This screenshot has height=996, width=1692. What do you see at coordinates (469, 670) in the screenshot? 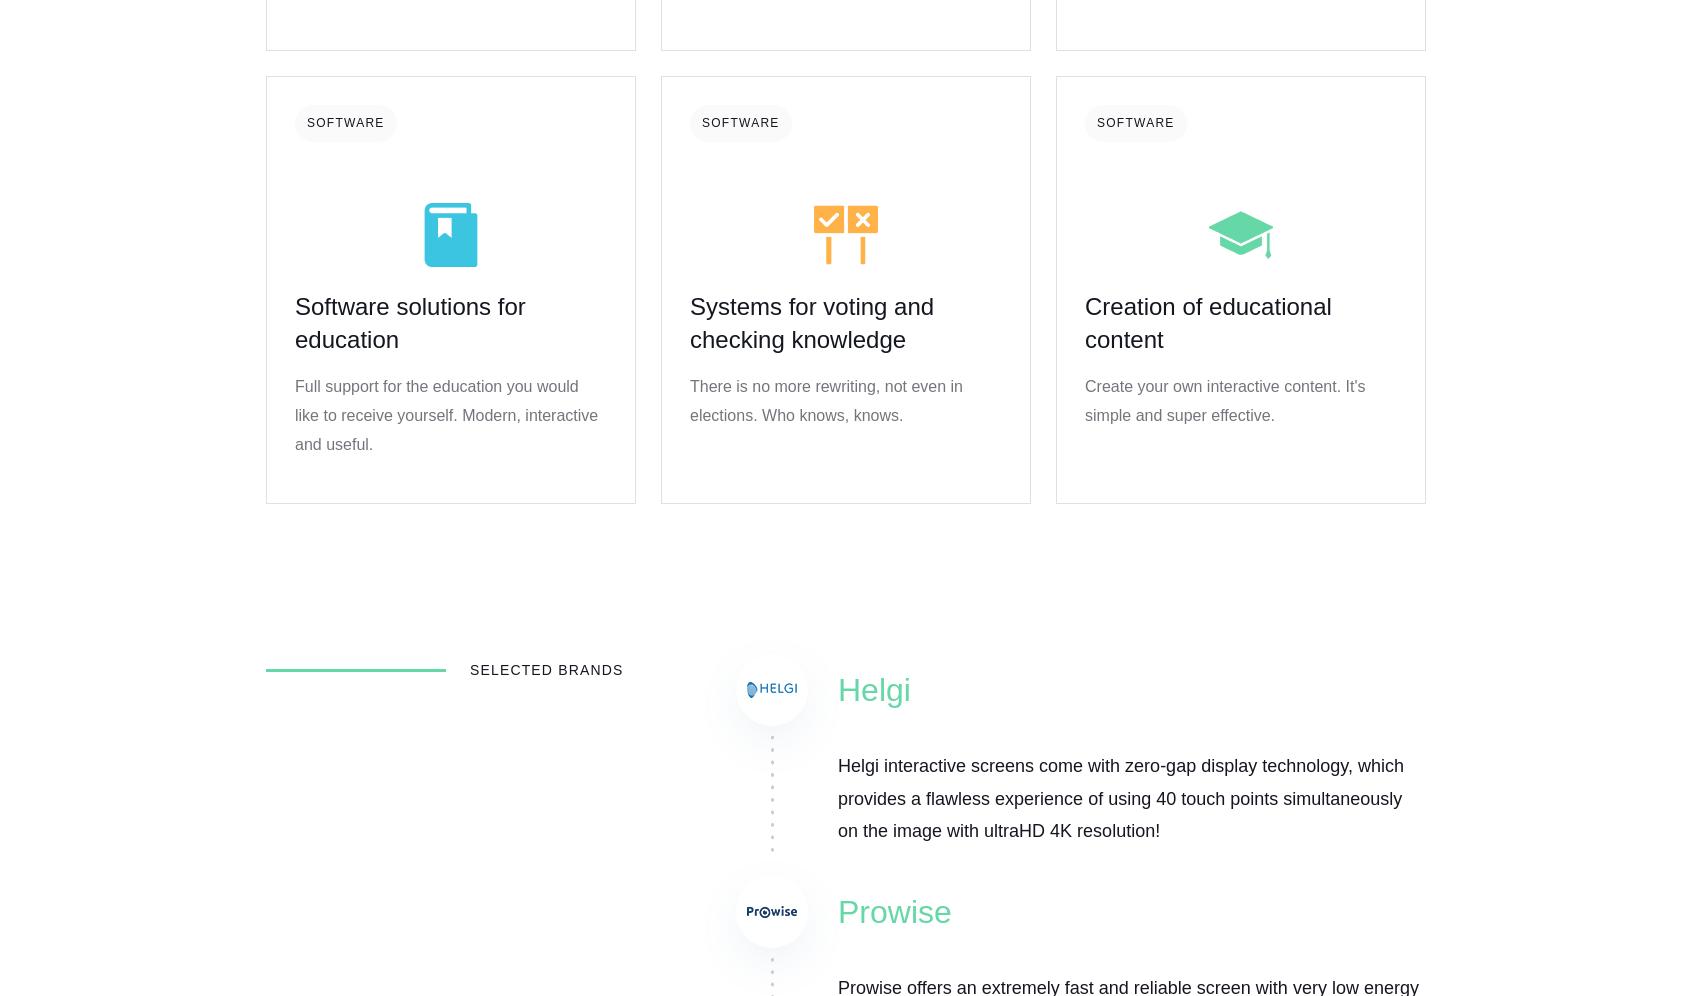
I see `'Selected brands'` at bounding box center [469, 670].